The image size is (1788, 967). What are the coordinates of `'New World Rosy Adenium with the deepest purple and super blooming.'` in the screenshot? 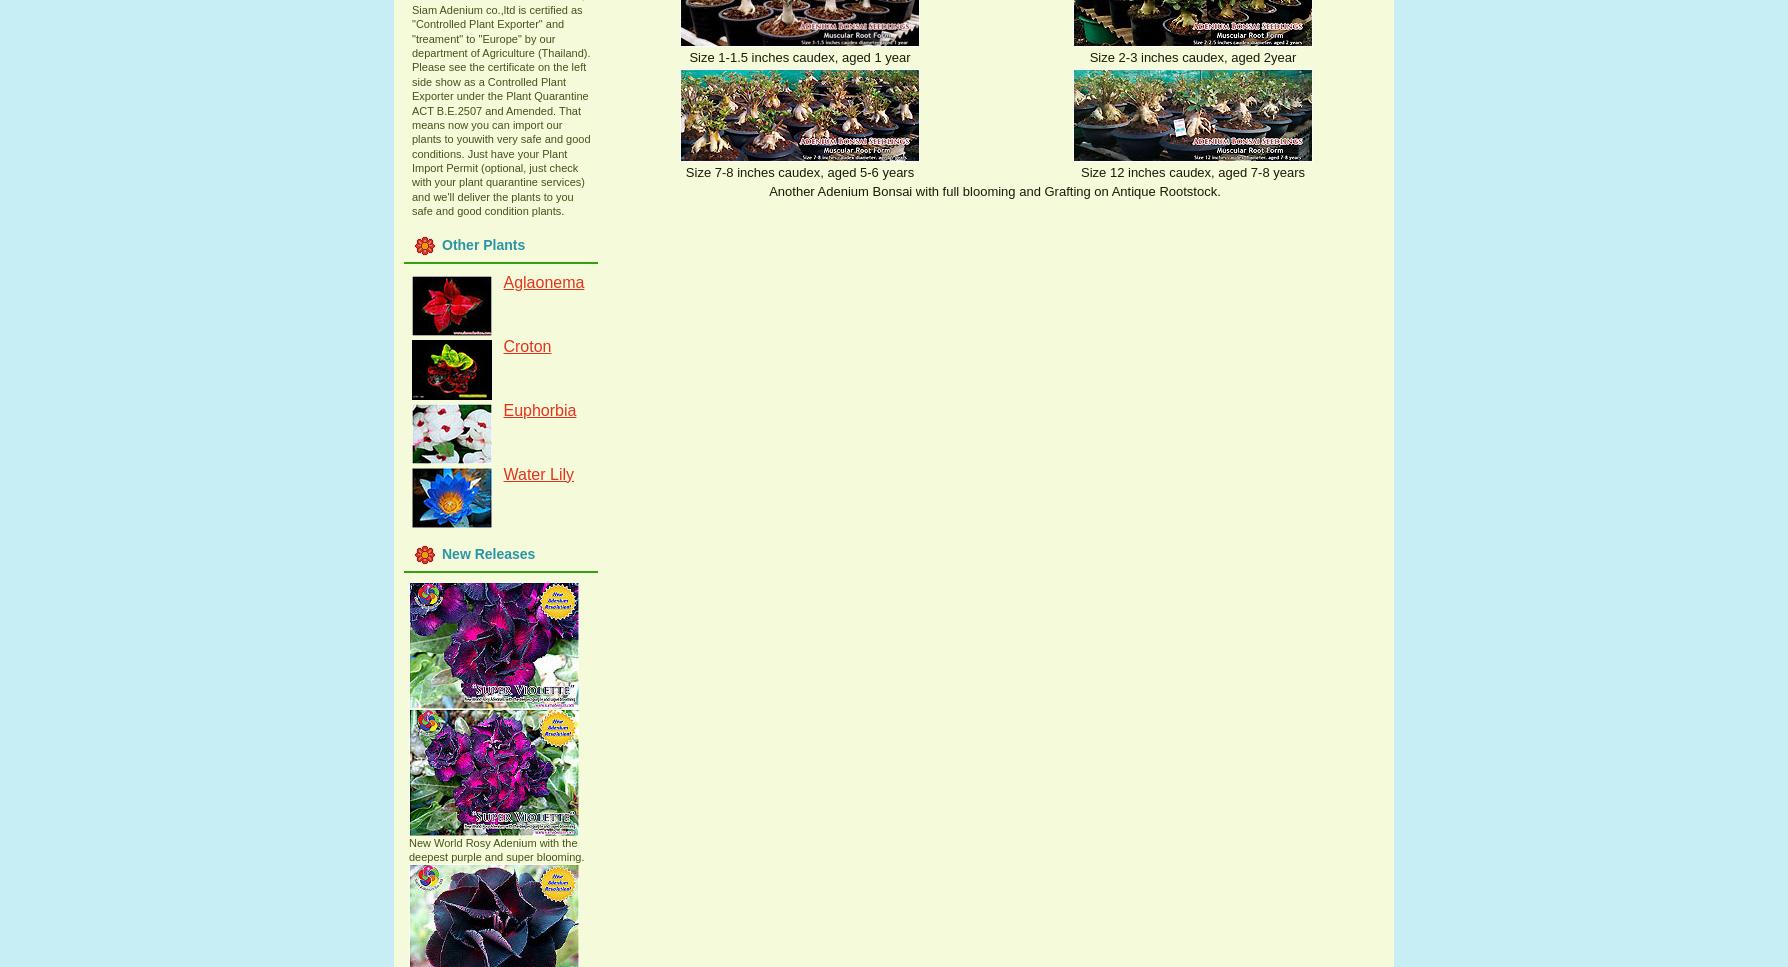 It's located at (496, 849).